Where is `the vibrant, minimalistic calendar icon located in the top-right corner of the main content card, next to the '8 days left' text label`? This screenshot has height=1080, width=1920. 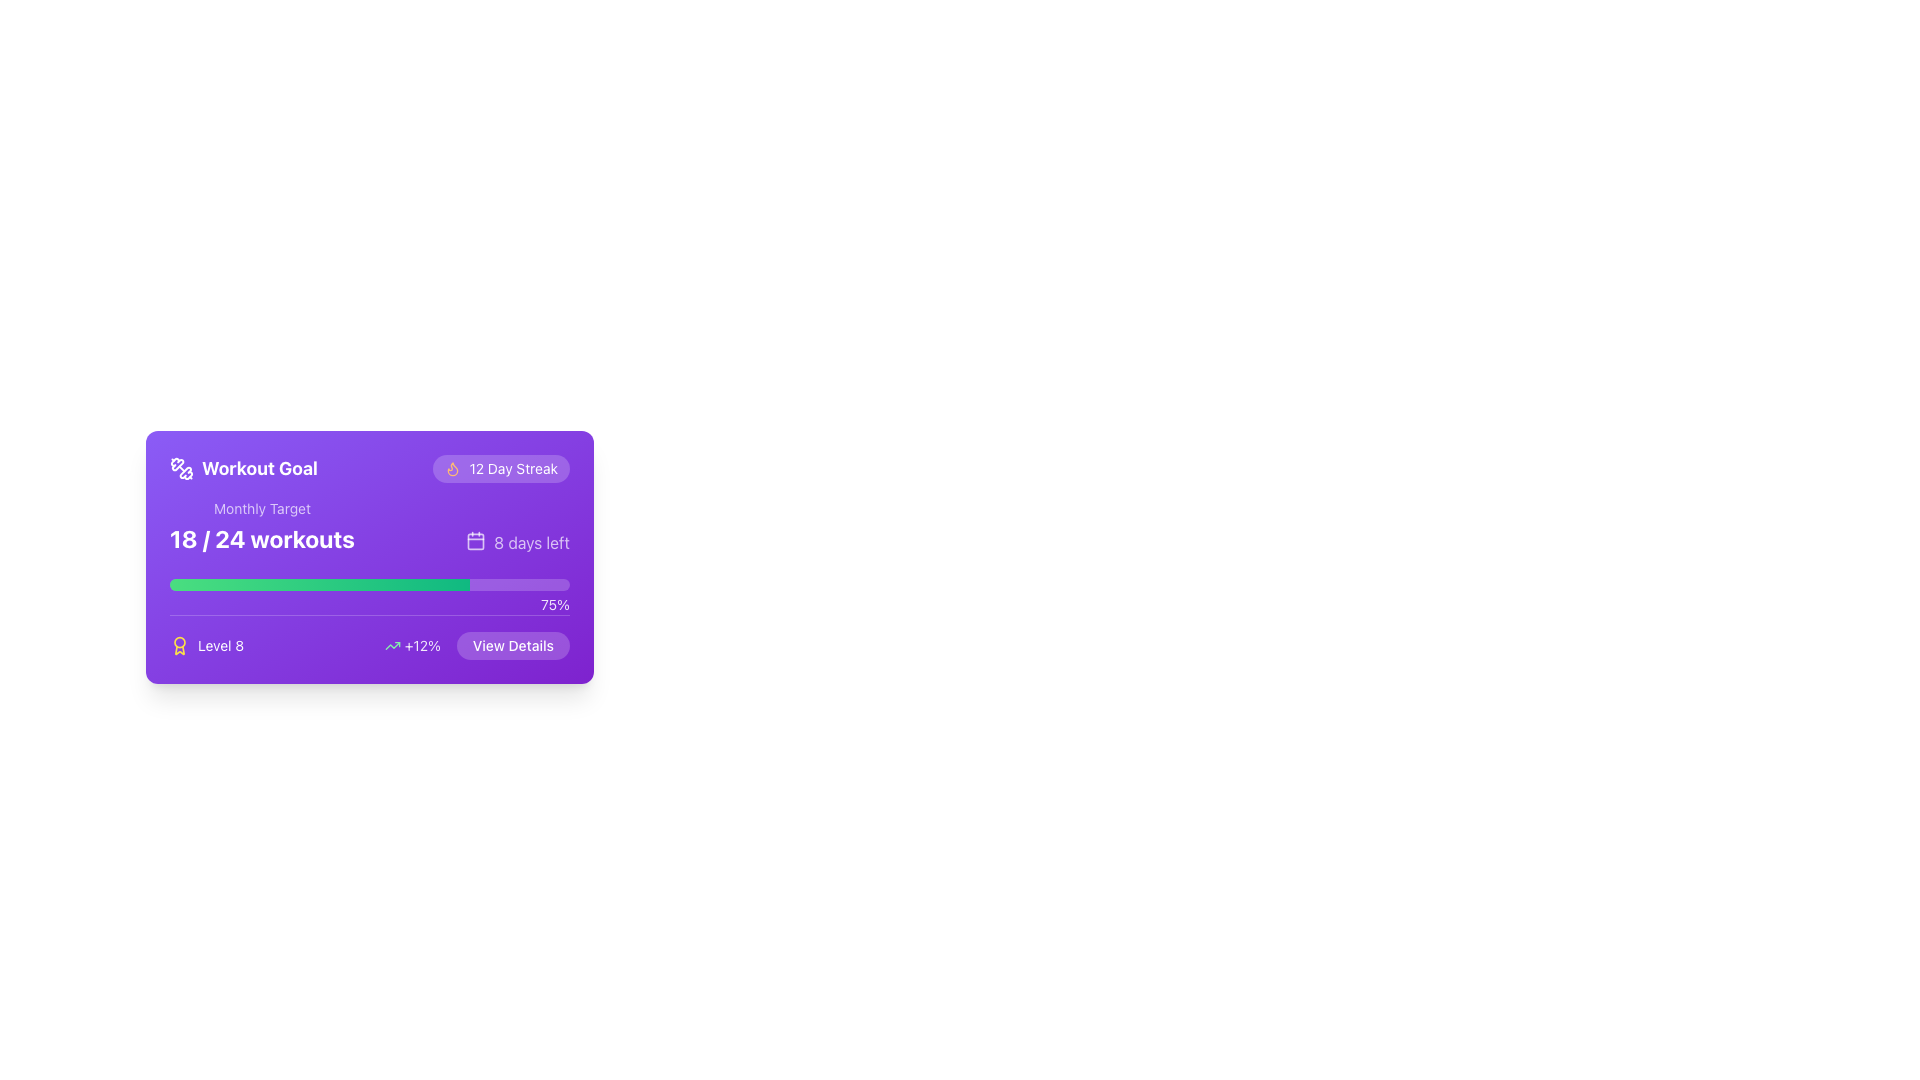
the vibrant, minimalistic calendar icon located in the top-right corner of the main content card, next to the '8 days left' text label is located at coordinates (475, 541).